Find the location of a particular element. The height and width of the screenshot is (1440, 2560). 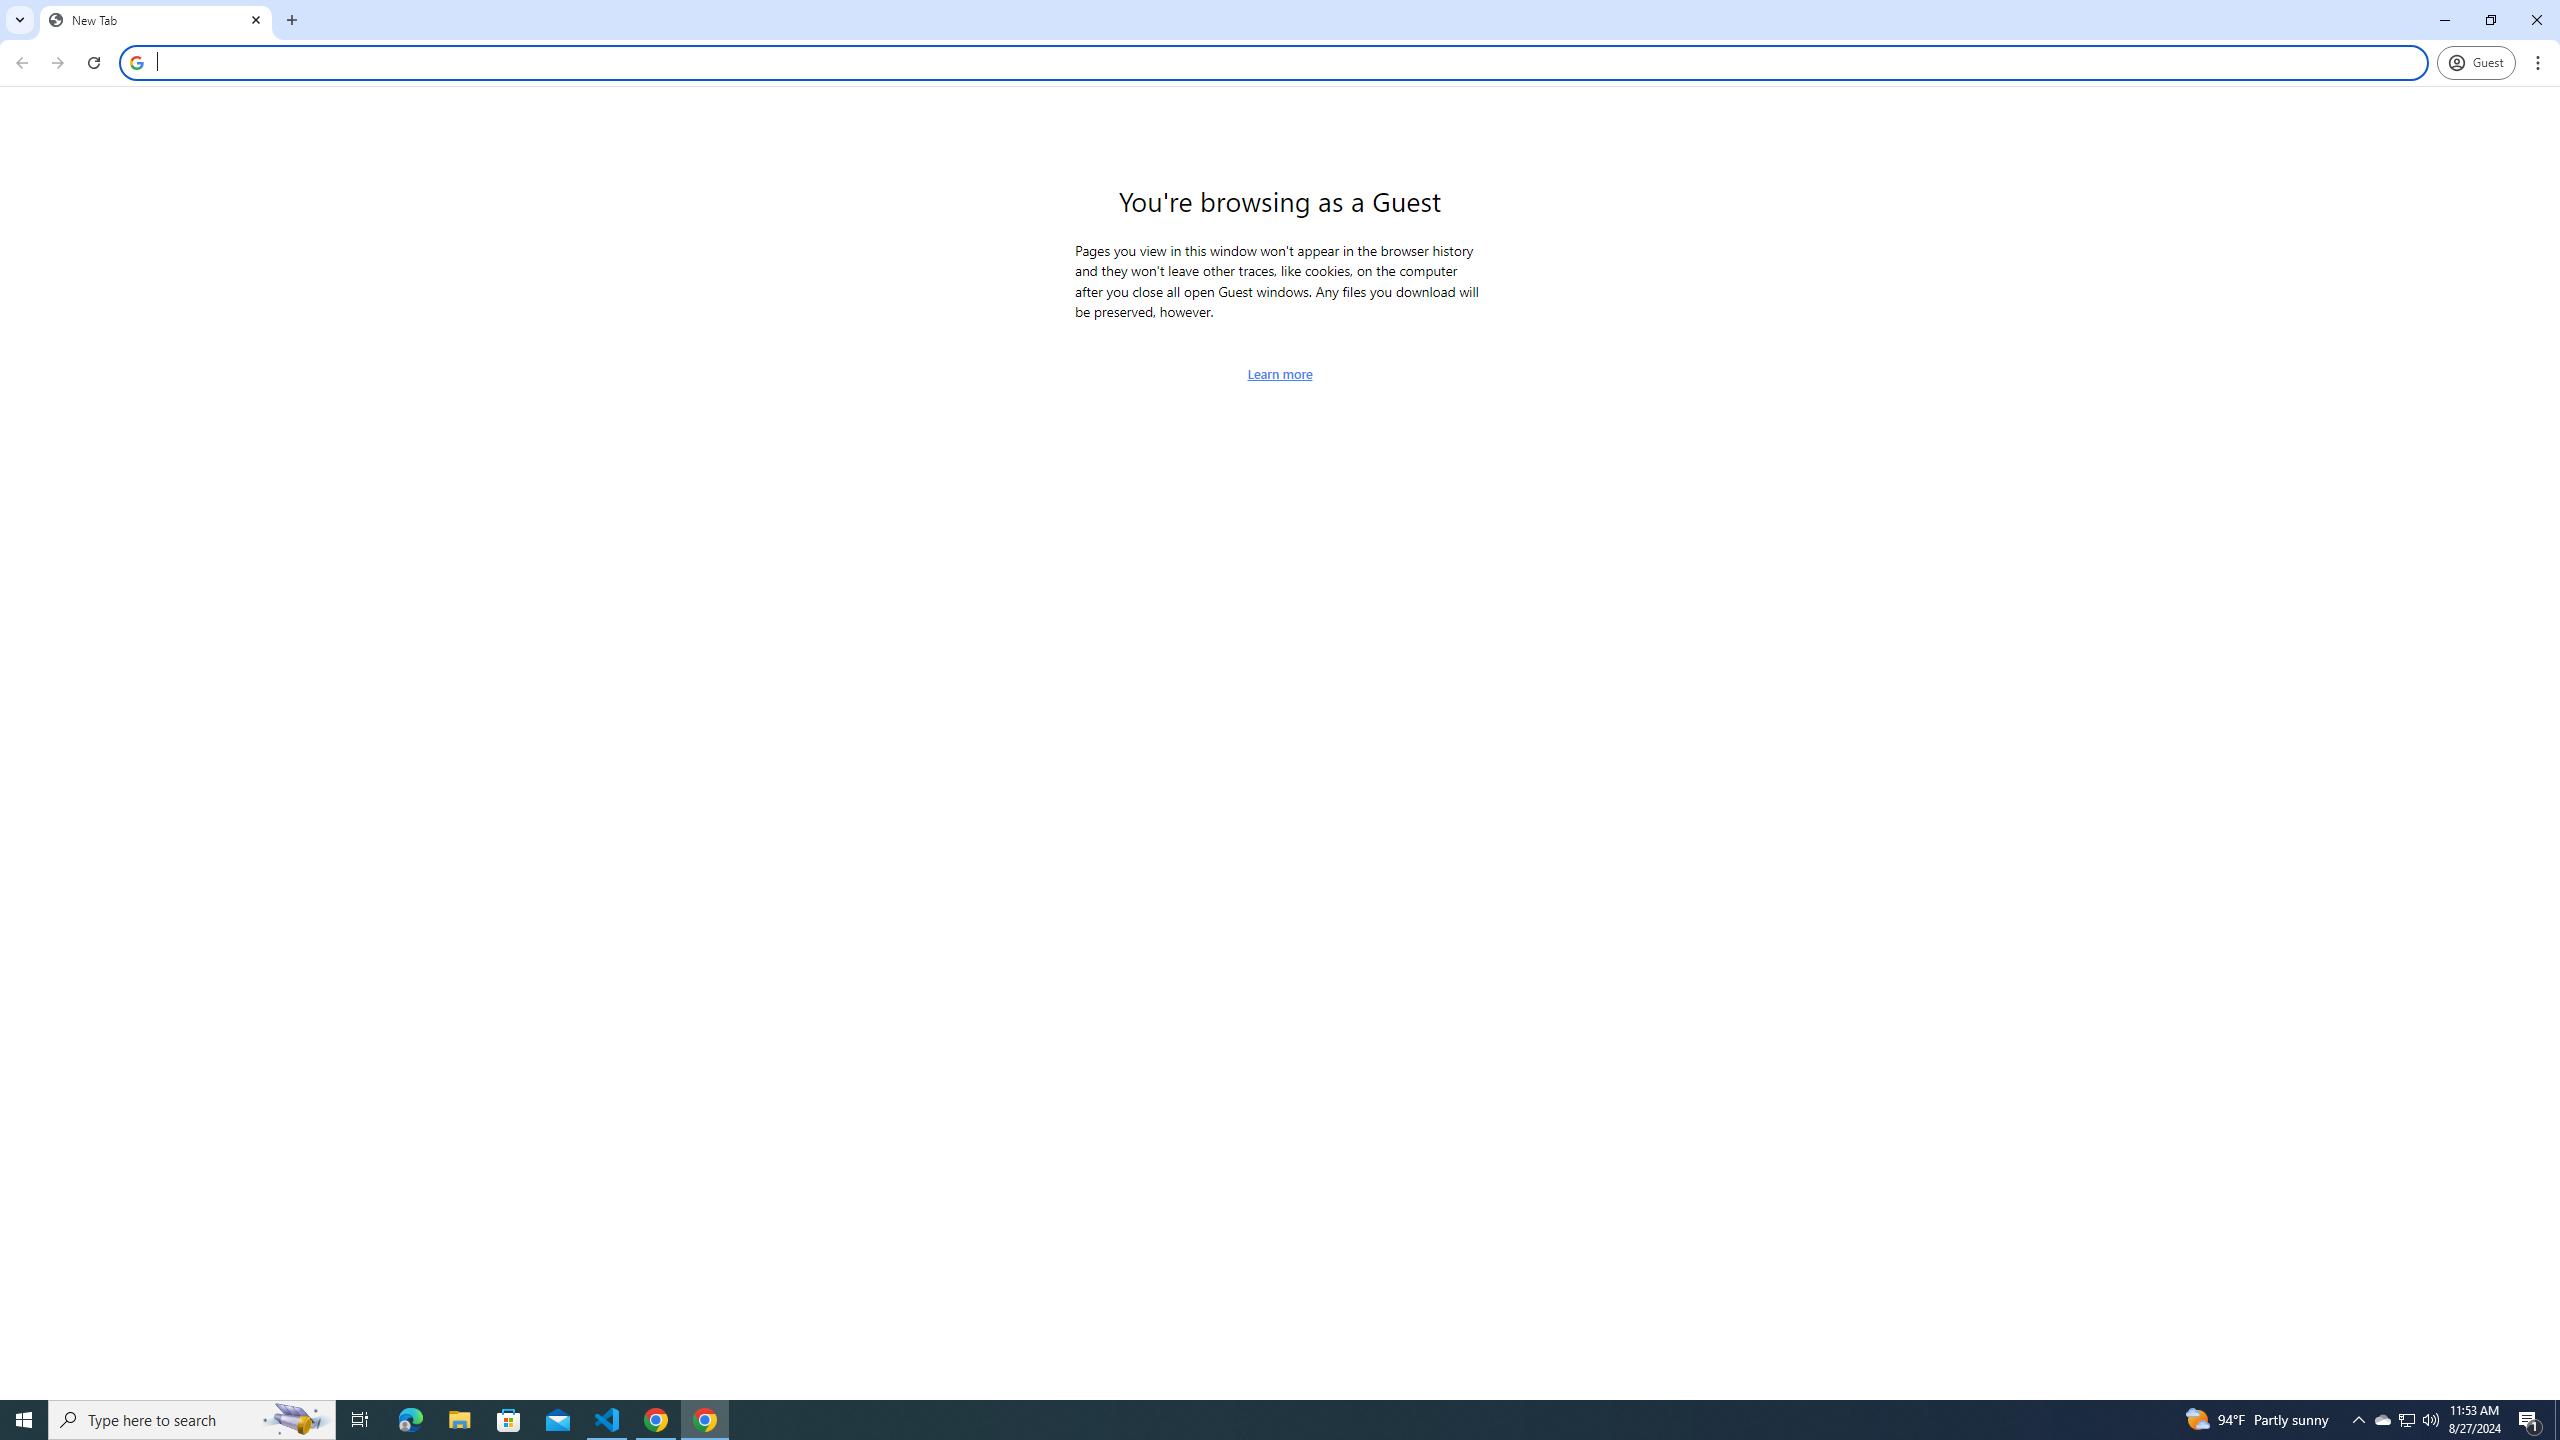

'New Tab' is located at coordinates (155, 19).